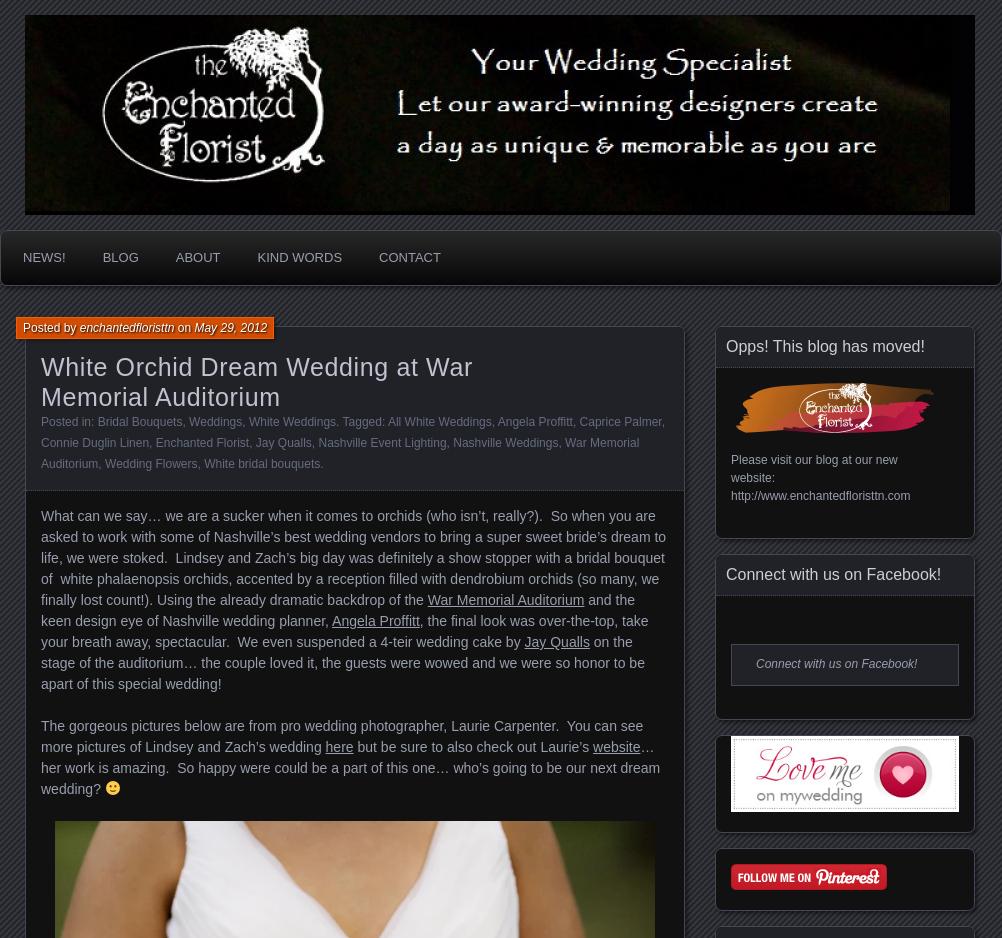 The width and height of the screenshot is (1002, 938). Describe the element at coordinates (93, 442) in the screenshot. I see `'Connie Duglin Linen'` at that location.